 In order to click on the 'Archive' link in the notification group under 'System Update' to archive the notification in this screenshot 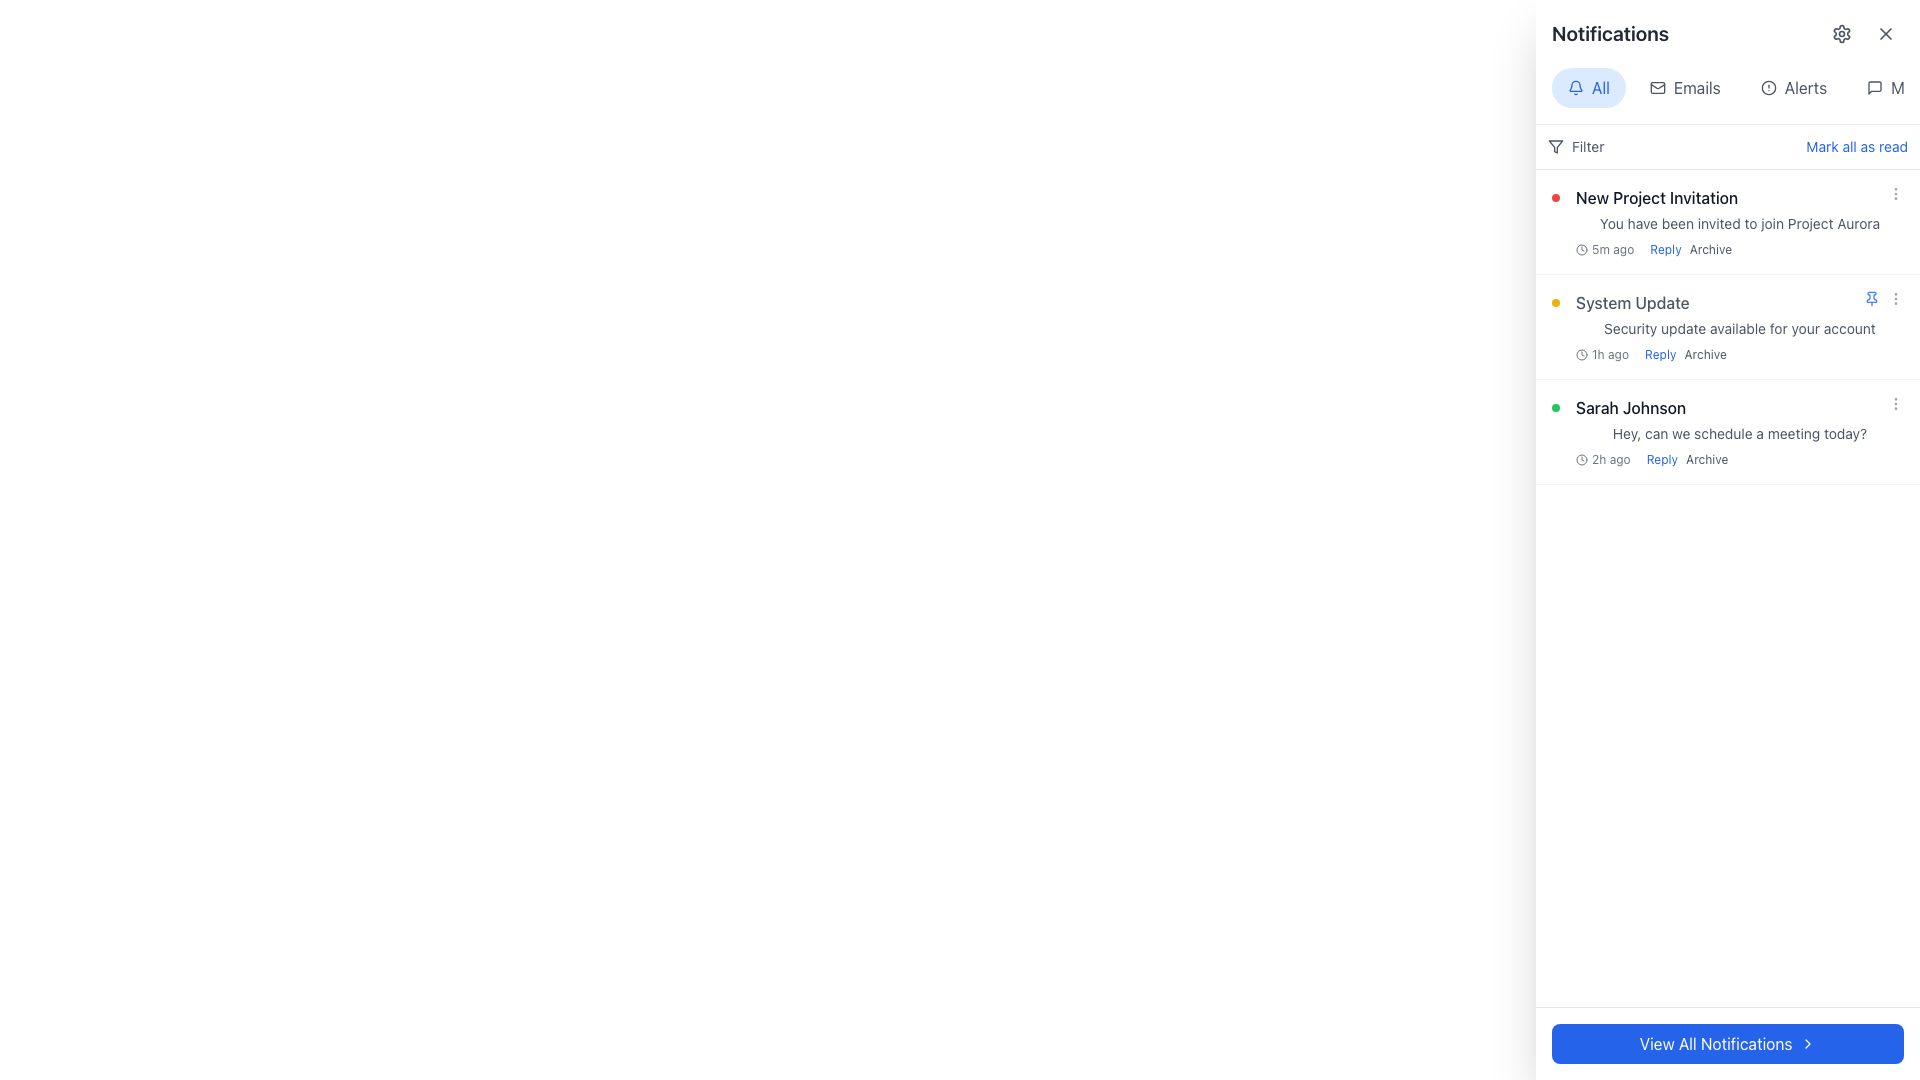, I will do `click(1684, 353)`.